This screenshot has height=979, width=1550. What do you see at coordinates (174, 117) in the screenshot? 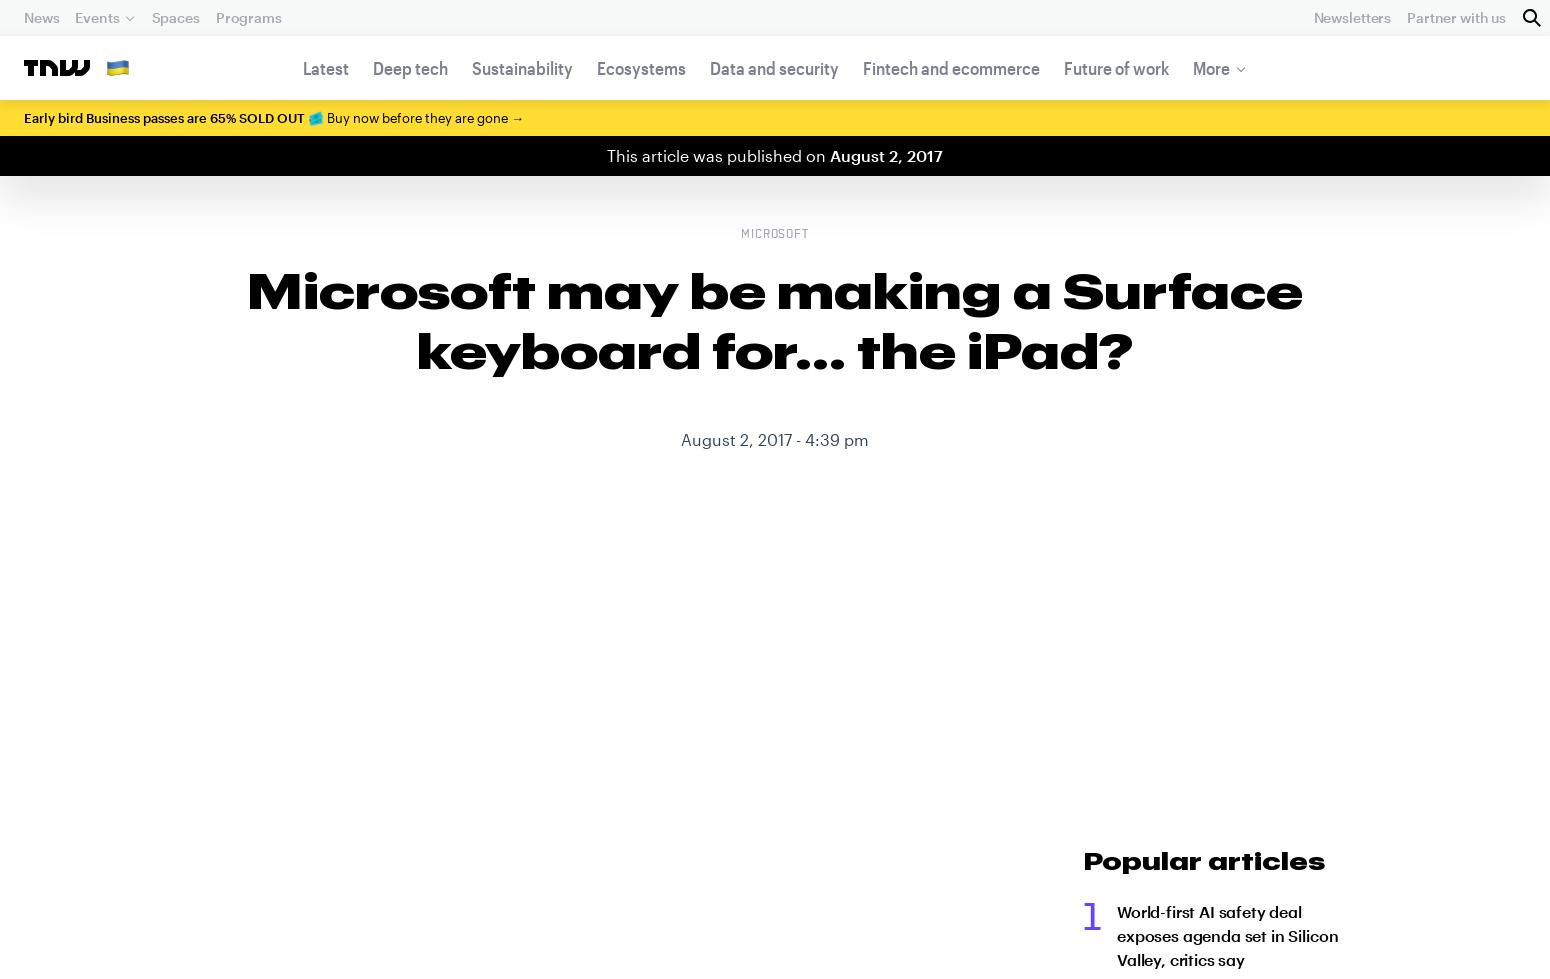
I see `'Early bird Business passes are 65% SOLD OUT 🎟️'` at bounding box center [174, 117].